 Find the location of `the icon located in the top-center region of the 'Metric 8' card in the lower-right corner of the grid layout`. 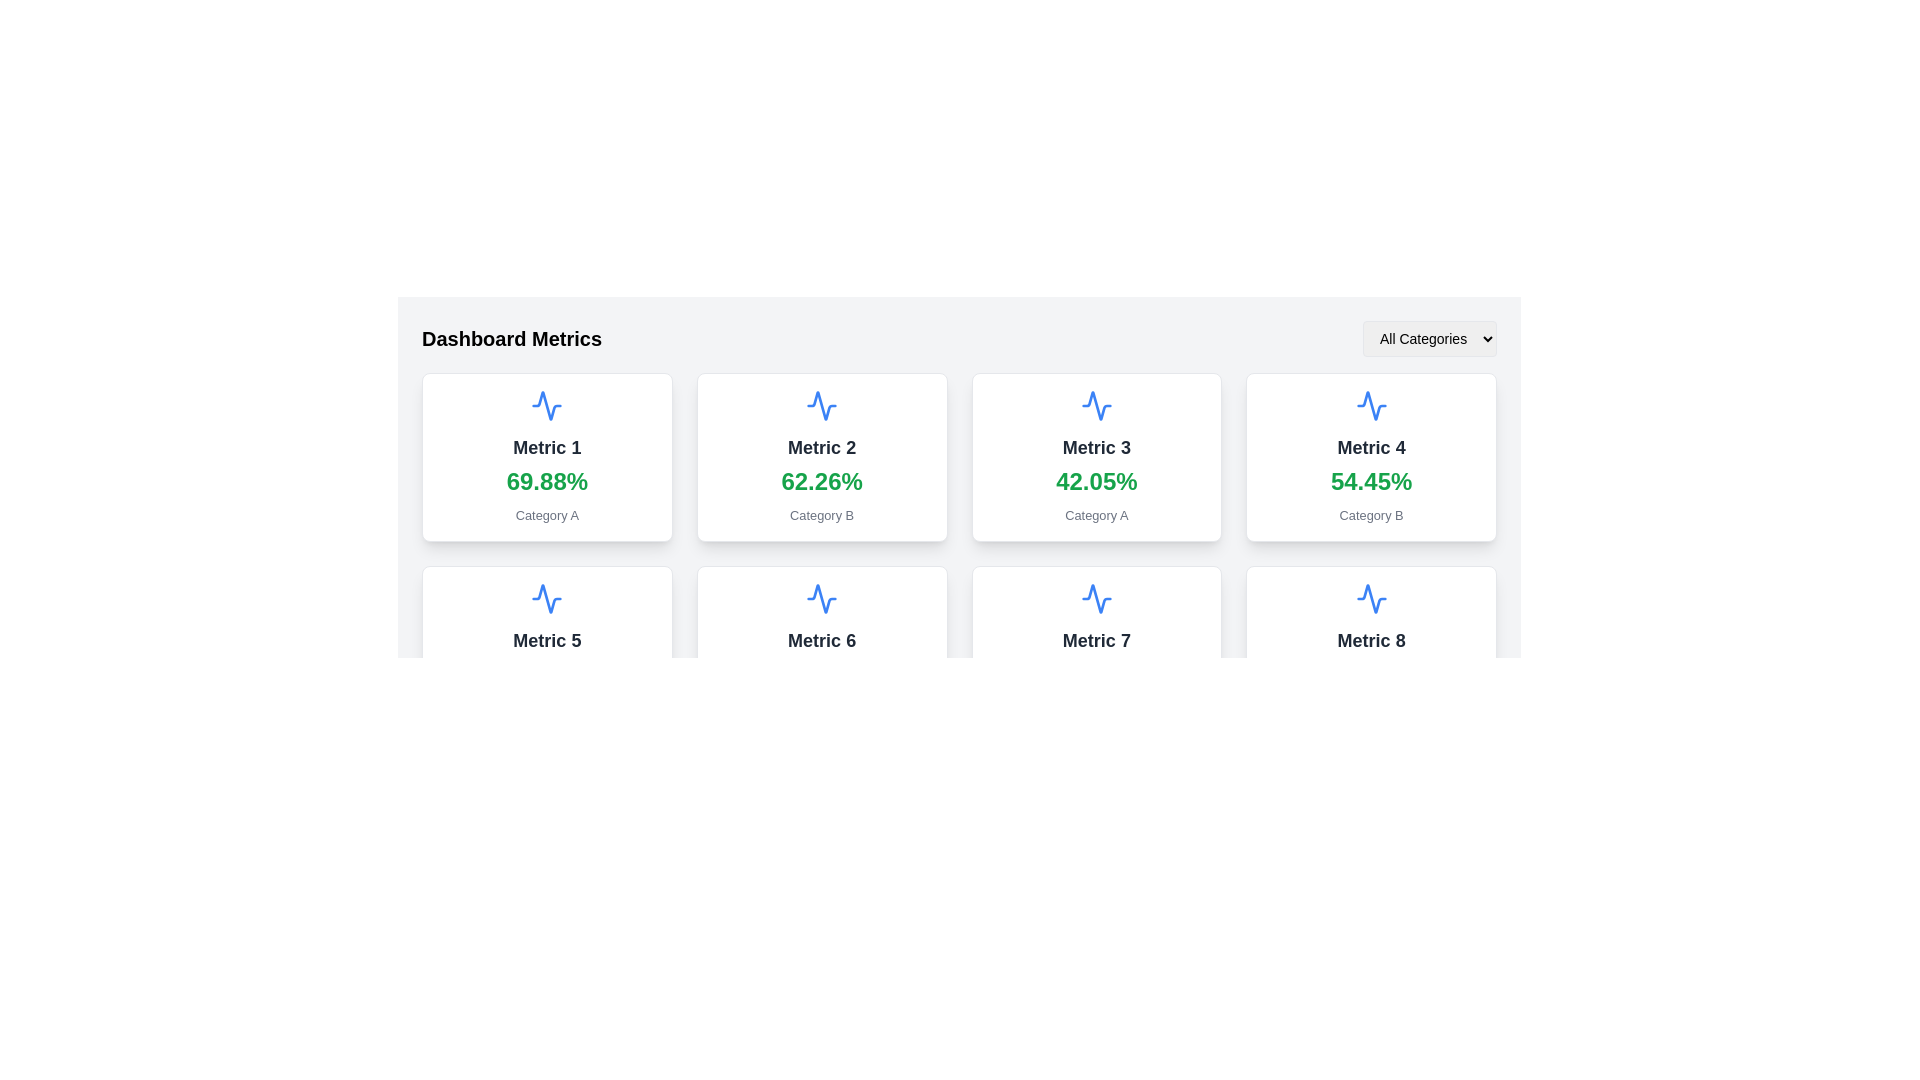

the icon located in the top-center region of the 'Metric 8' card in the lower-right corner of the grid layout is located at coordinates (1370, 598).